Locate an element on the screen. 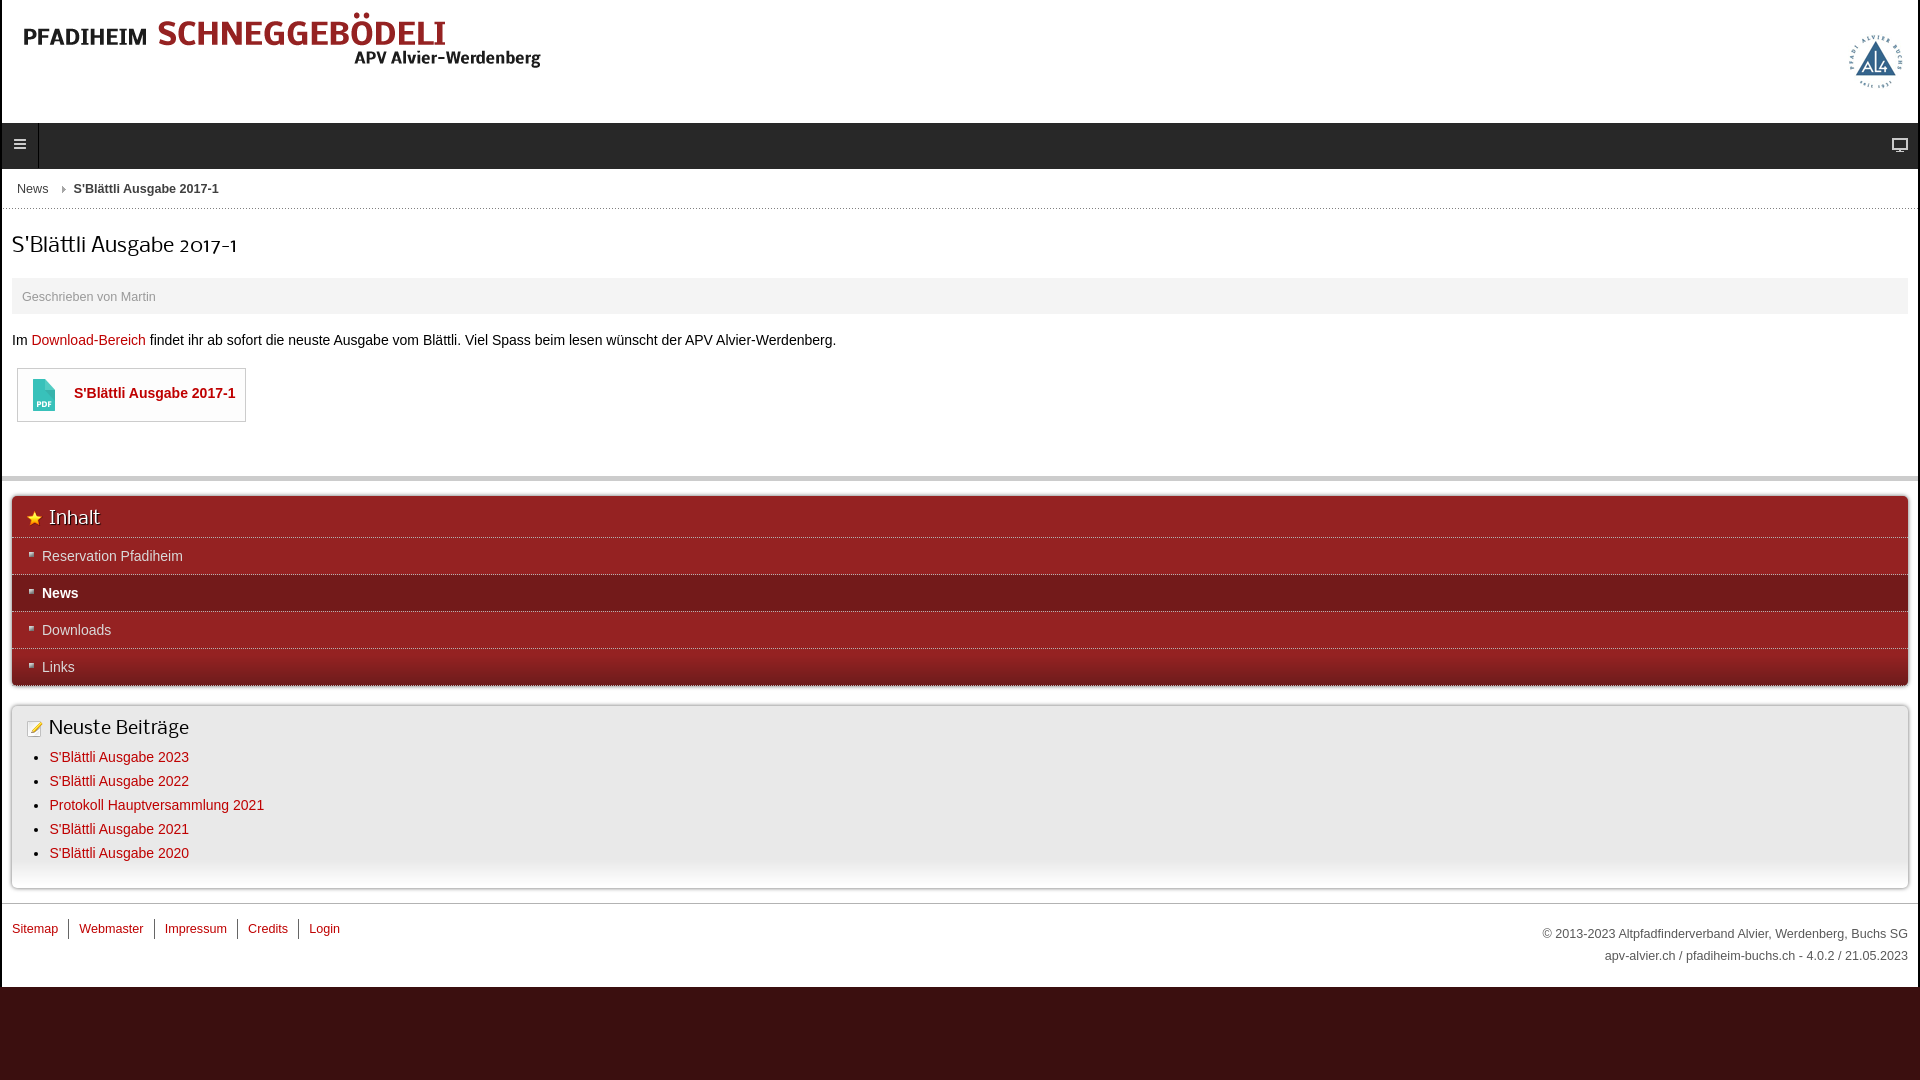  'Protokoll Hauptversammlung 2021' is located at coordinates (155, 804).